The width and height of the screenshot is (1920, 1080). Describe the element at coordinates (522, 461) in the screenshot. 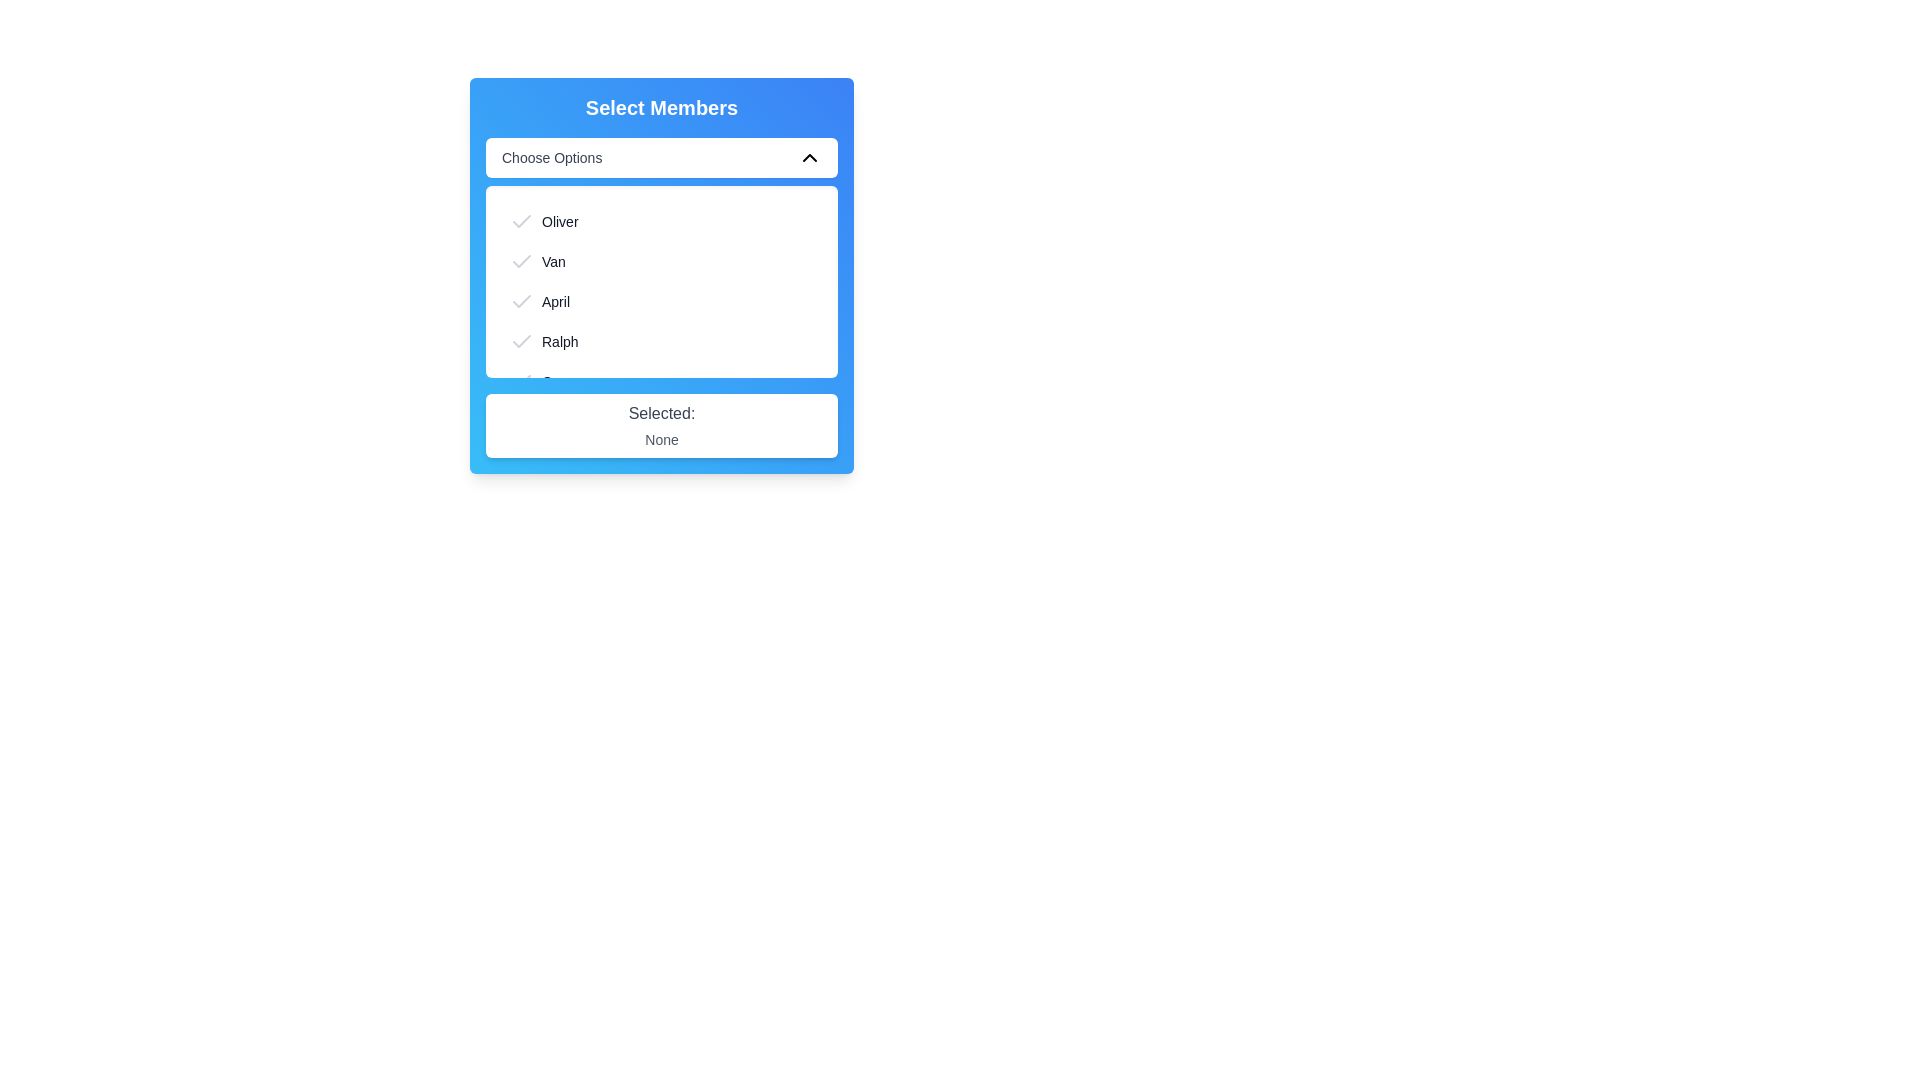

I see `the checkmark icon located at the bottom-center of the 'Select Members' dialog box, underneath the 'Selected: None' label` at that location.